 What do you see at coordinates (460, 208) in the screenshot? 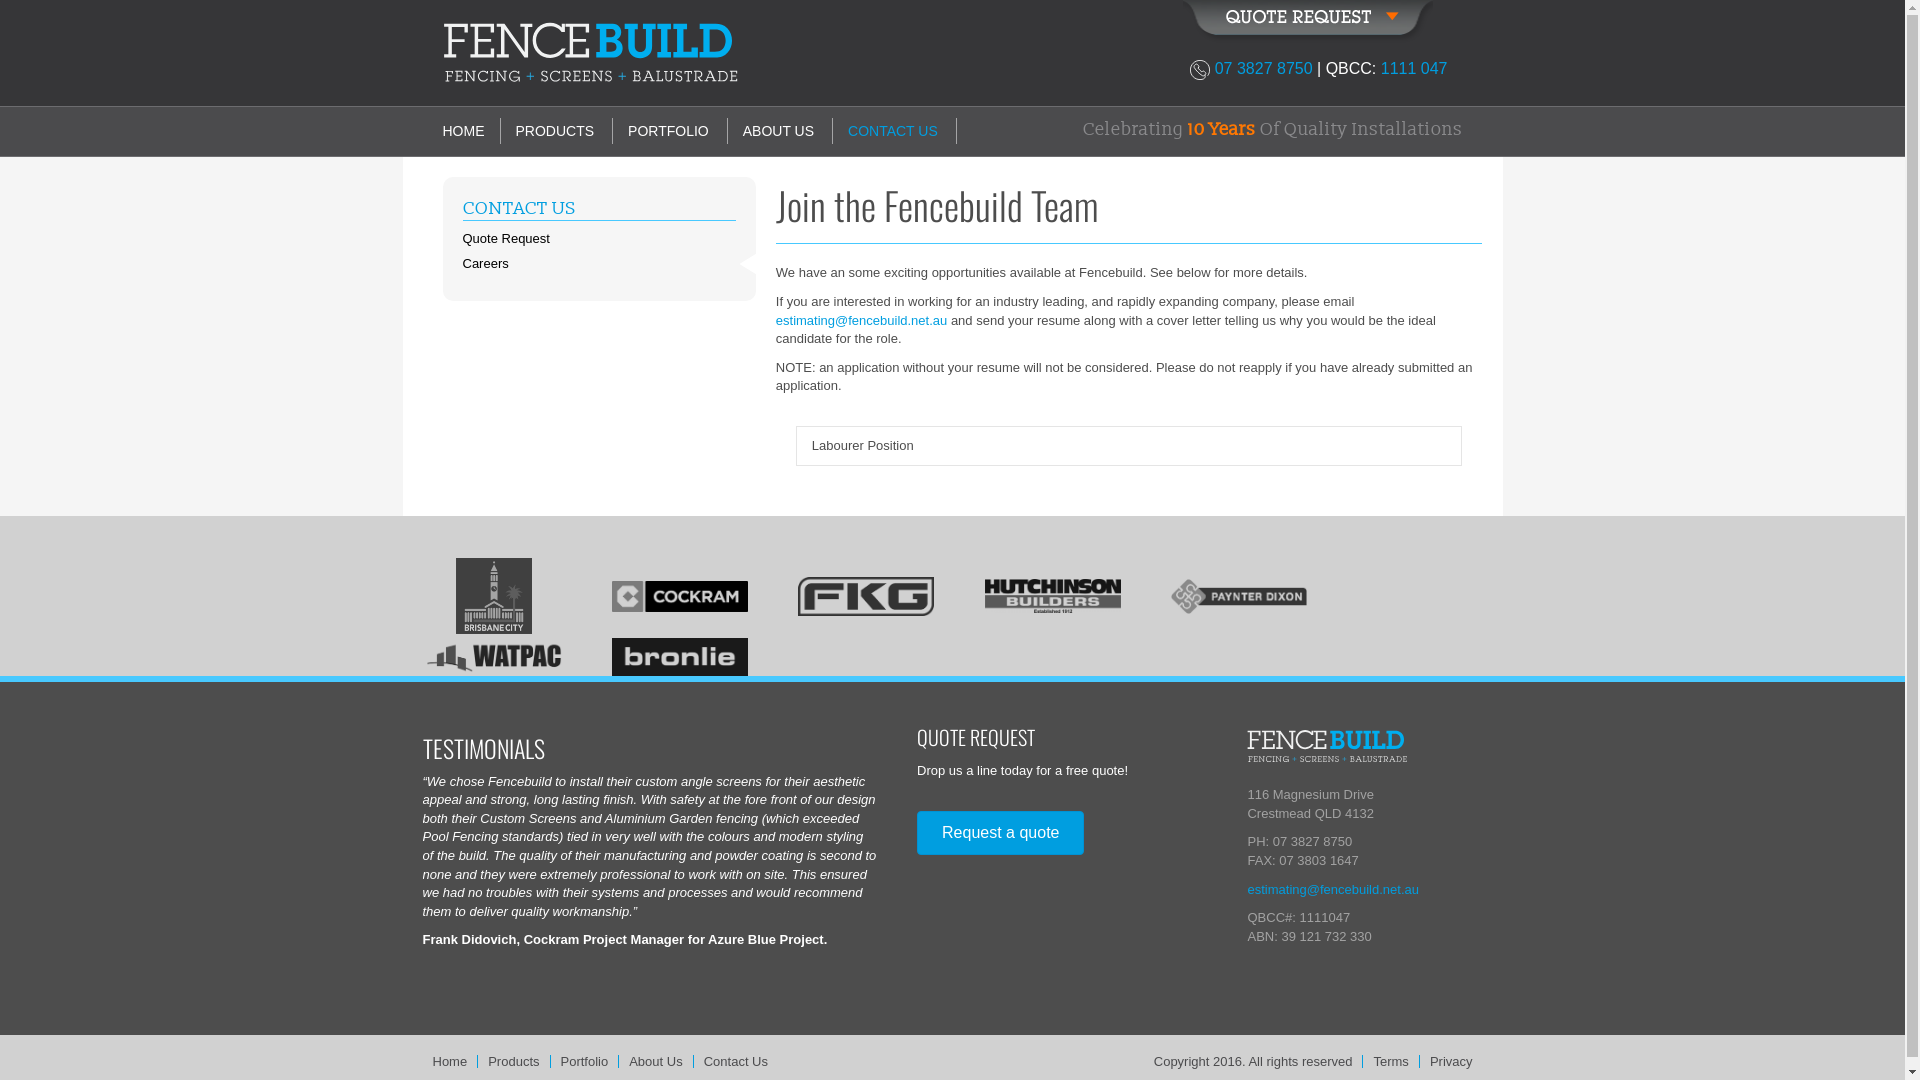
I see `'CONTACT US'` at bounding box center [460, 208].